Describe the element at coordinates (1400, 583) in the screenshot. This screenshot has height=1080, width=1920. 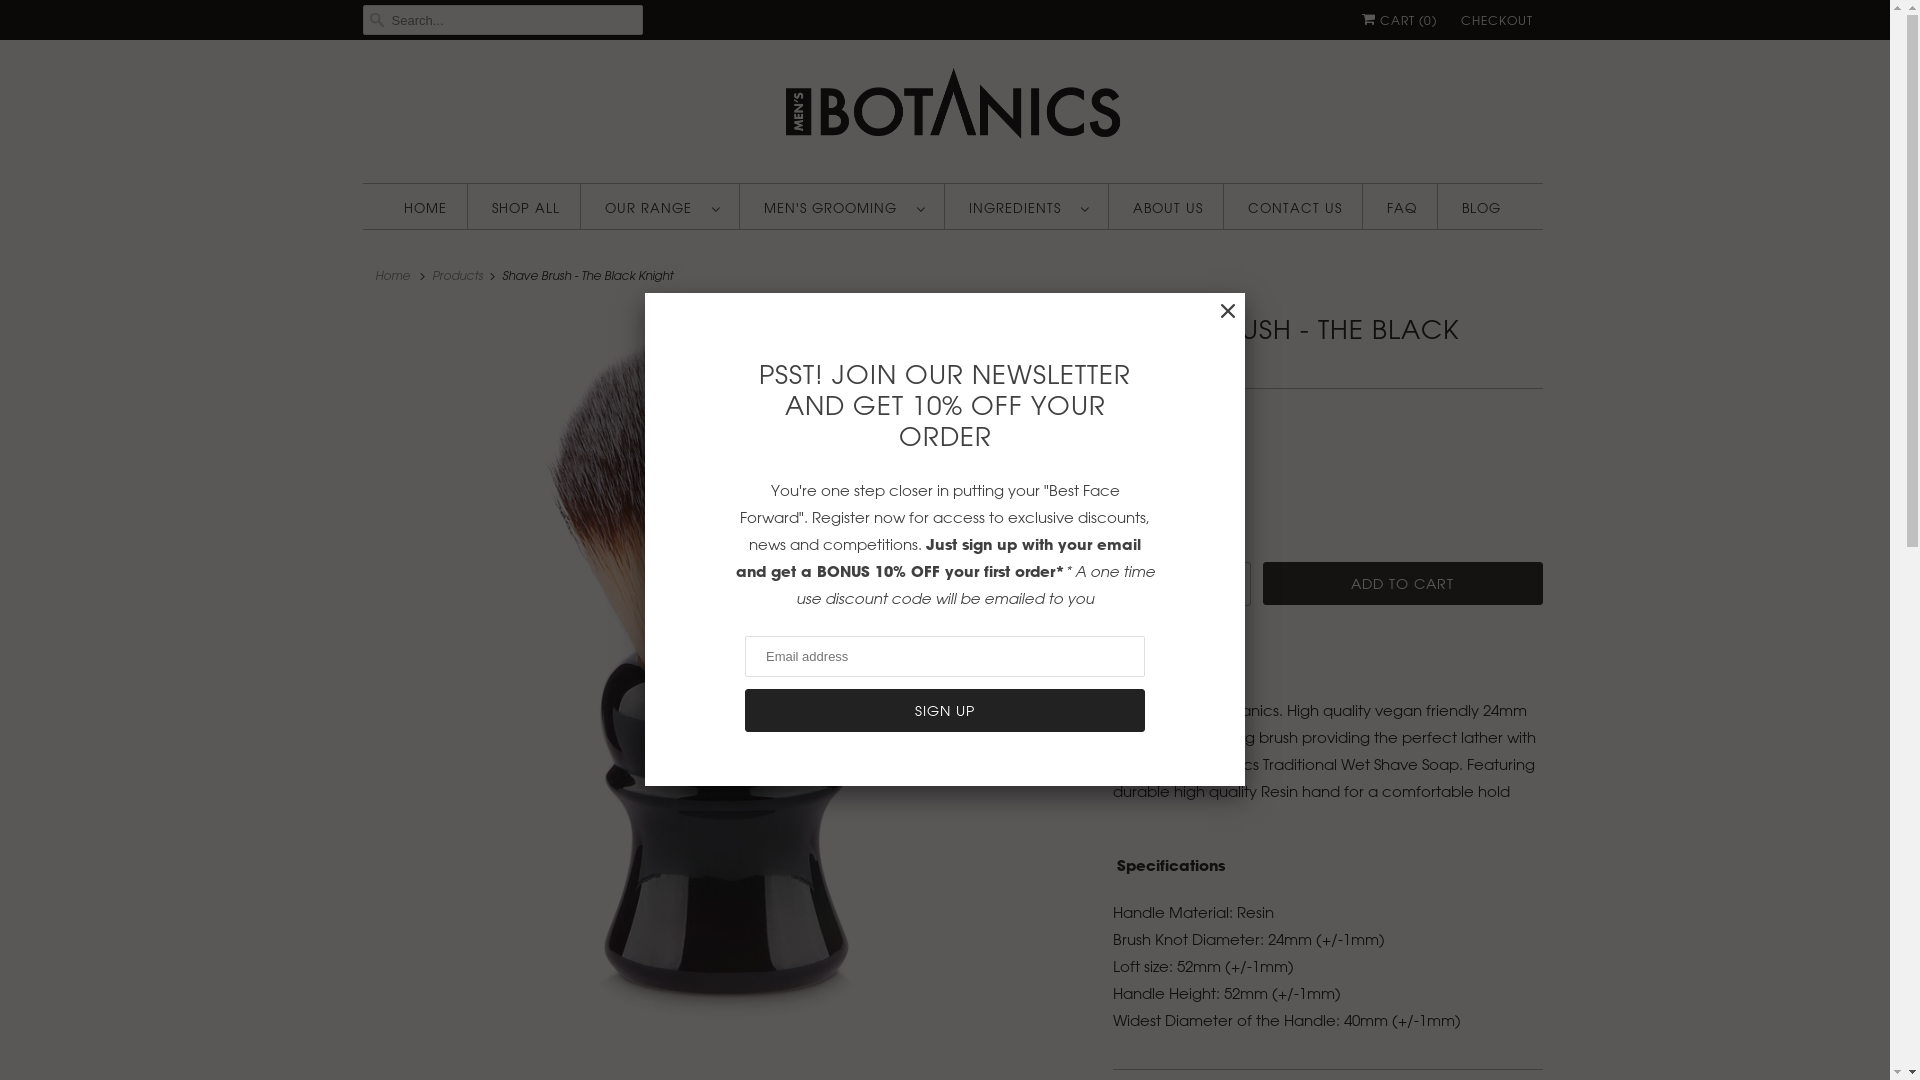
I see `'ADD TO CART'` at that location.